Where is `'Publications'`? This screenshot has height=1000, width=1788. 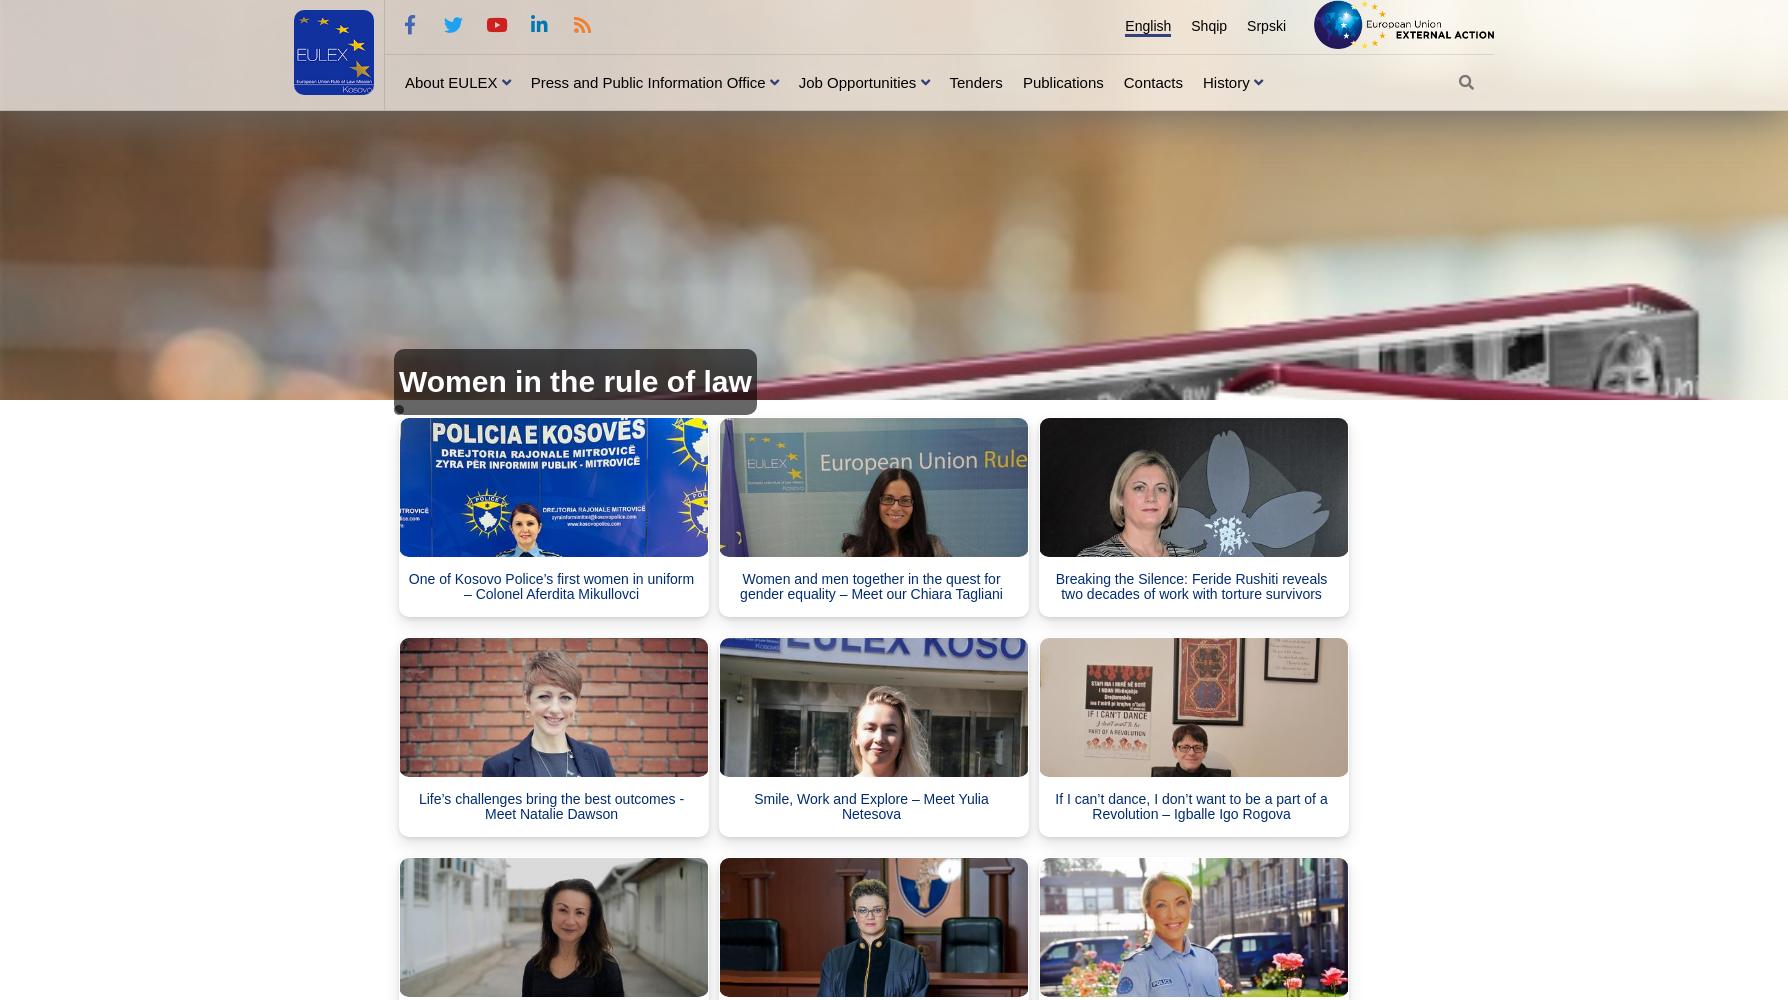
'Publications' is located at coordinates (1062, 80).